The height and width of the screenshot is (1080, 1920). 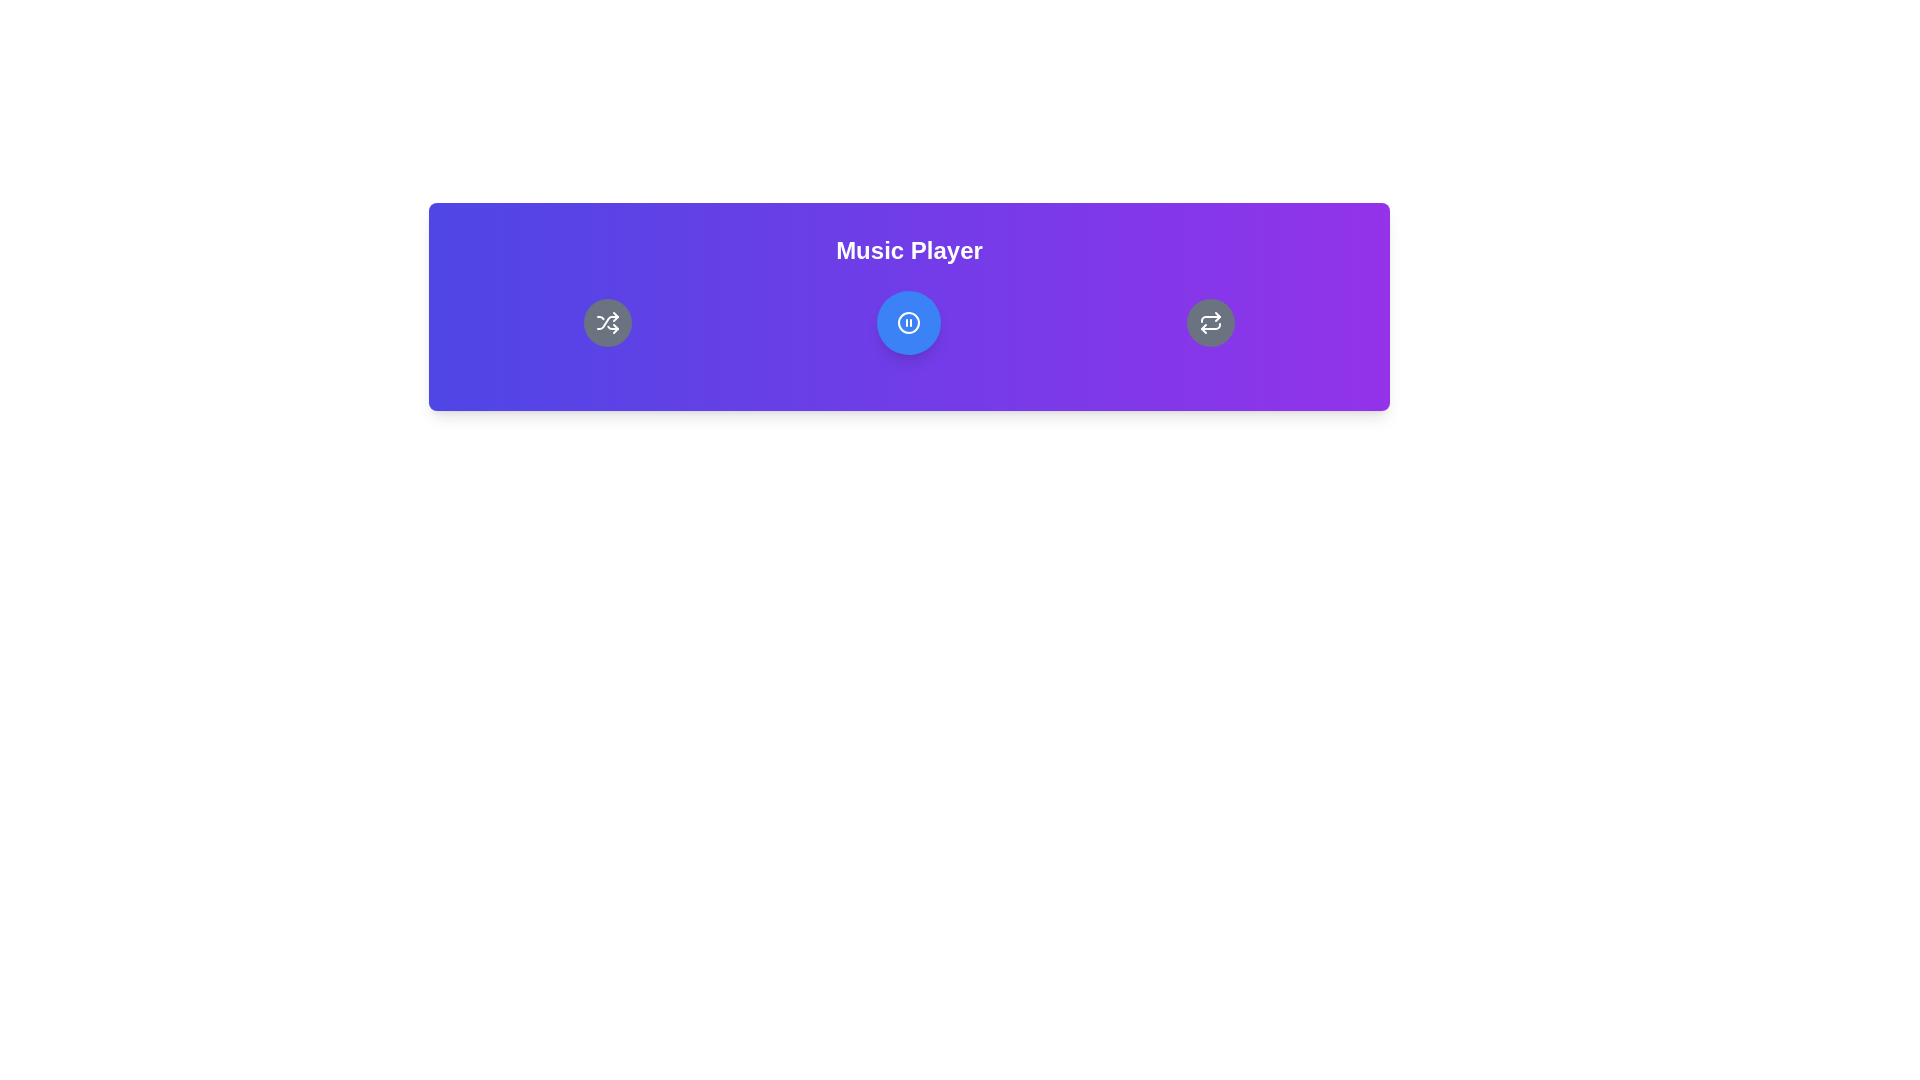 I want to click on the shuffle icon button with a gray background and rounded corners, located at the far right of a row of three buttons, so click(x=606, y=322).